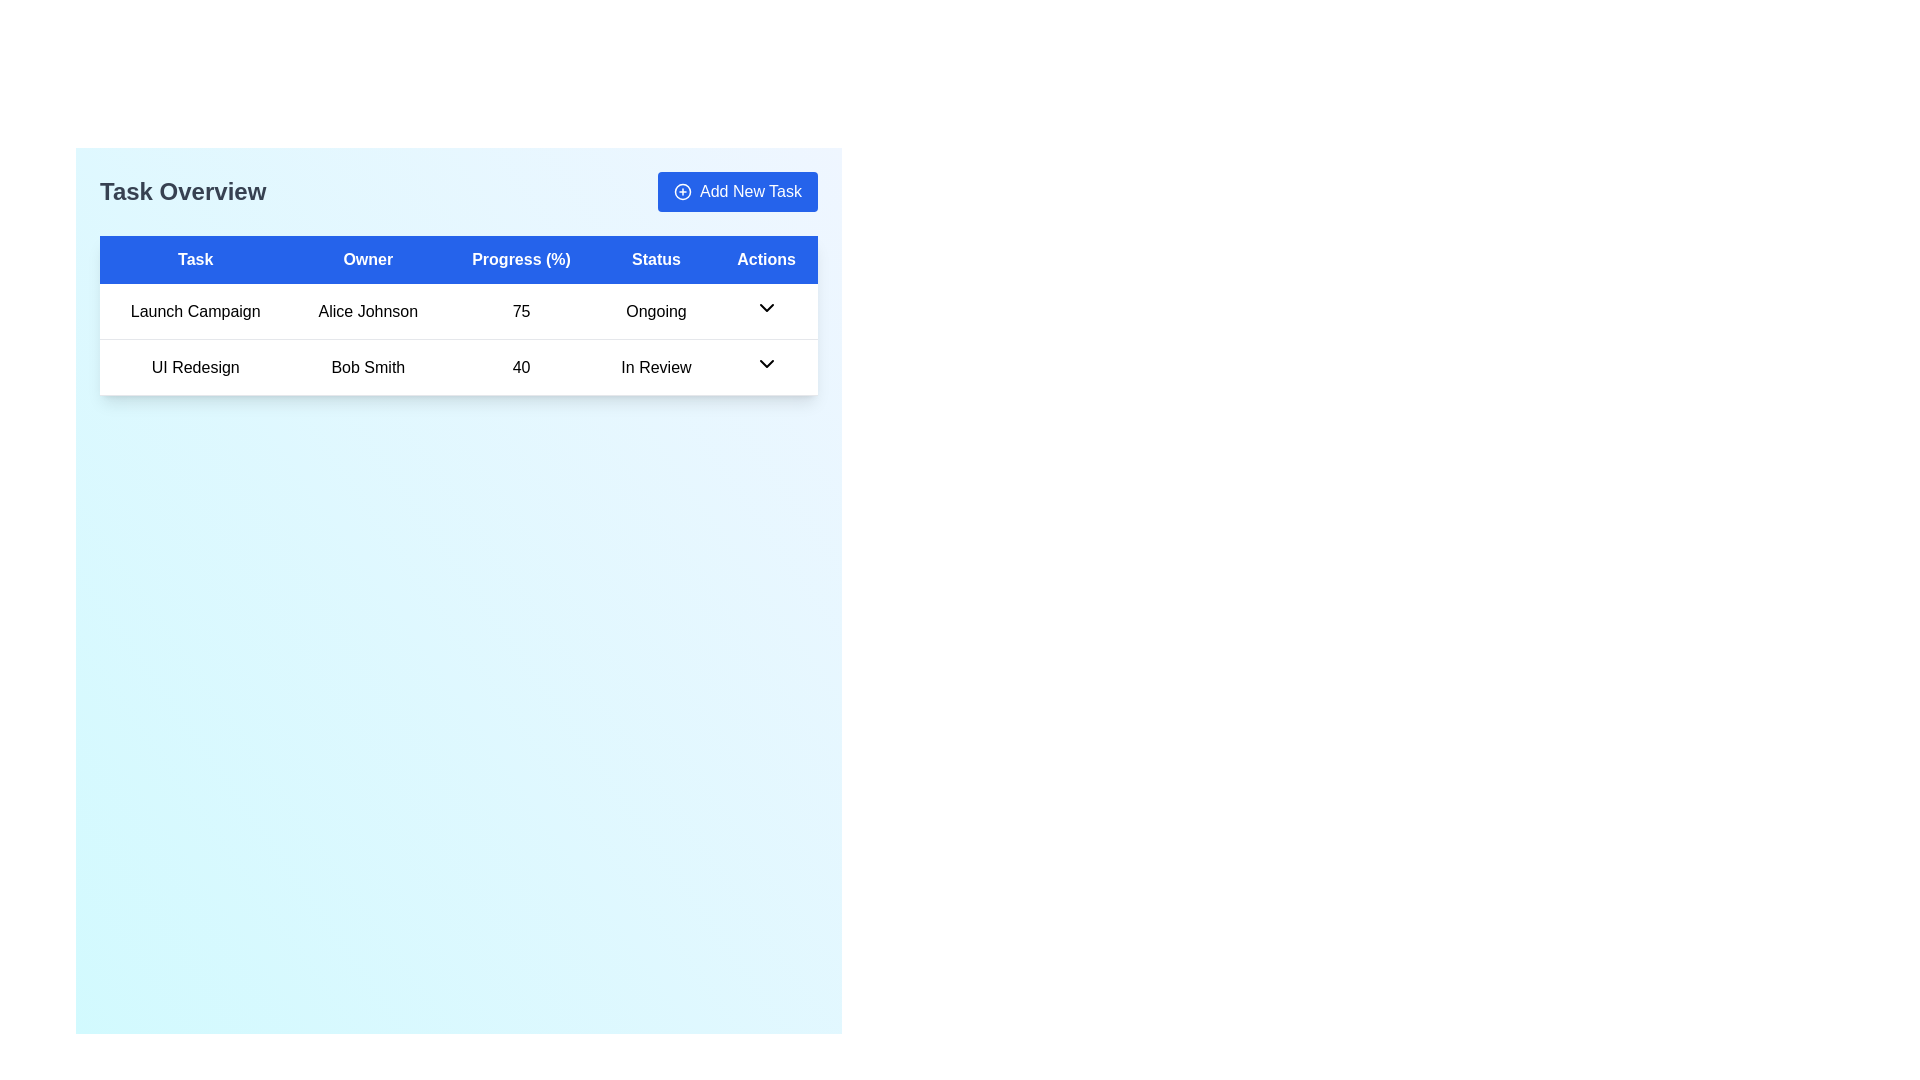 Image resolution: width=1920 pixels, height=1080 pixels. What do you see at coordinates (195, 258) in the screenshot?
I see `the 'Task' column header in the table, which is the first column header in a layout of five headers, located at the top of the task management table` at bounding box center [195, 258].